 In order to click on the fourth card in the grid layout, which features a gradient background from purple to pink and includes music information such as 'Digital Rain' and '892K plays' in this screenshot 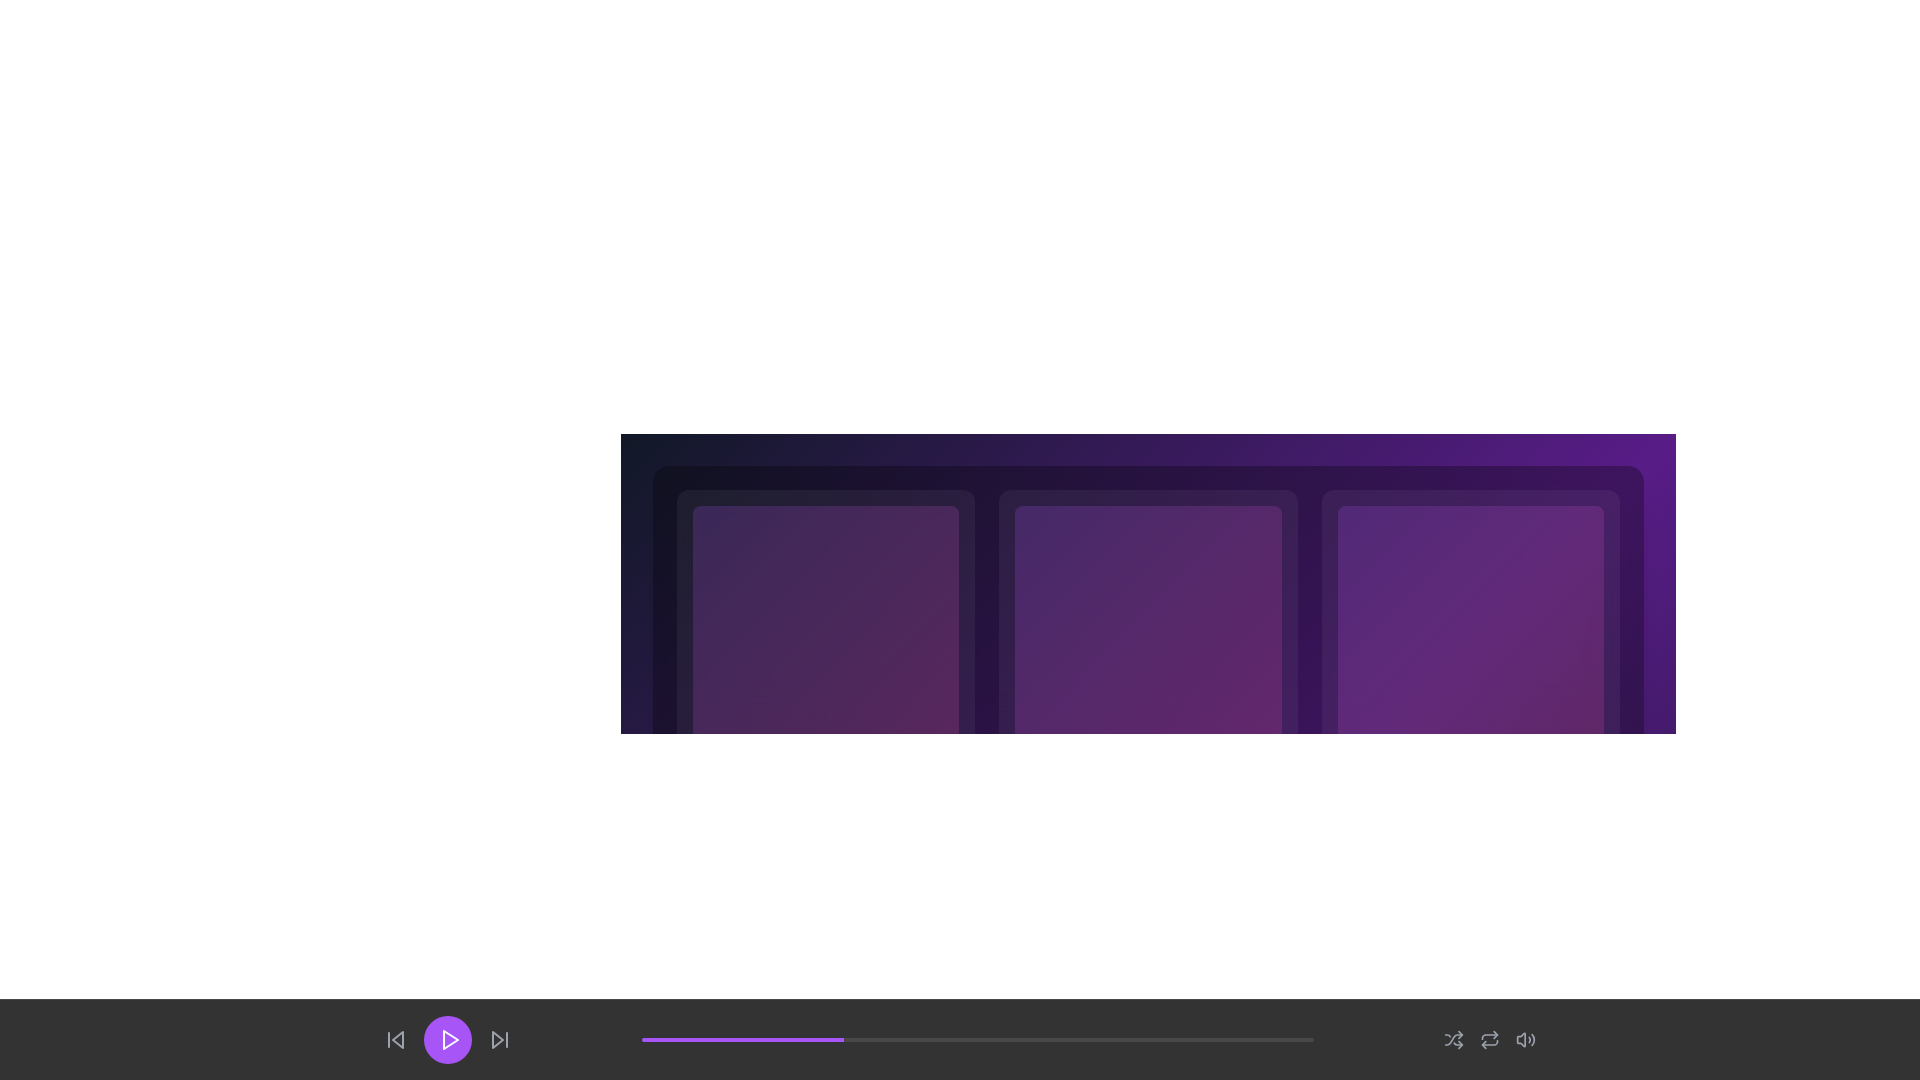, I will do `click(1470, 692)`.